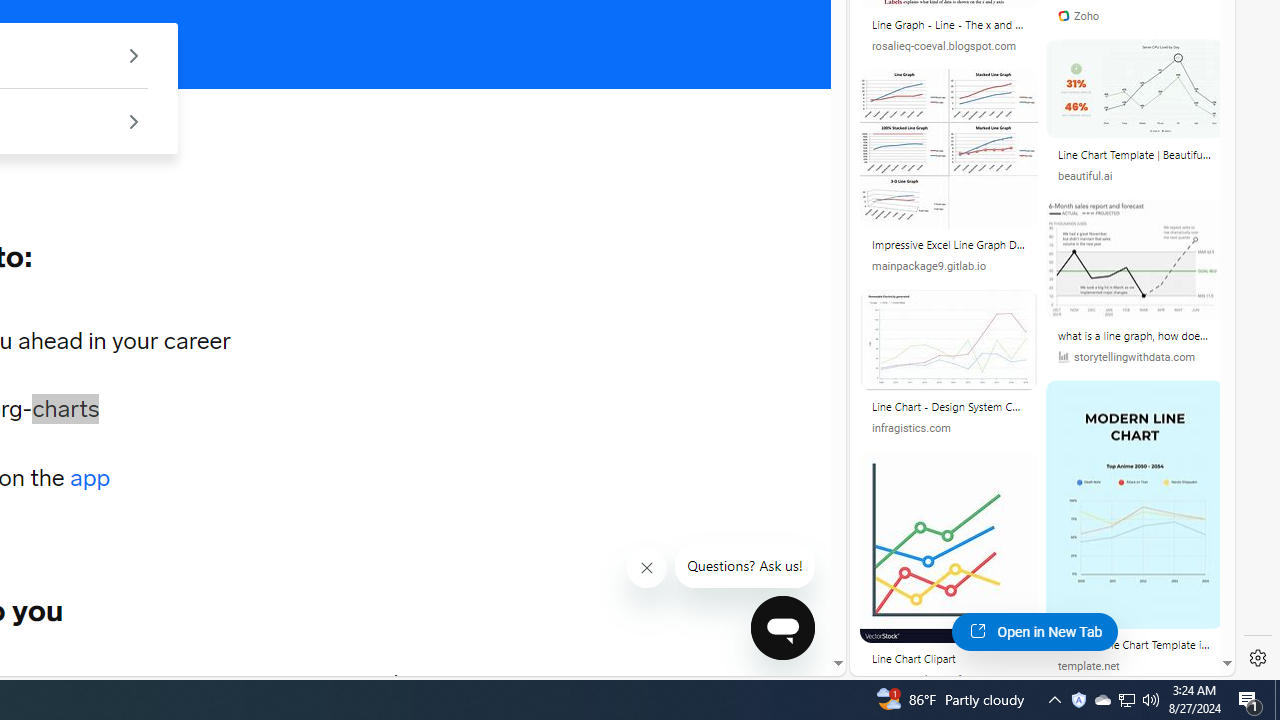 The image size is (1280, 720). I want to click on 'app', so click(89, 478).